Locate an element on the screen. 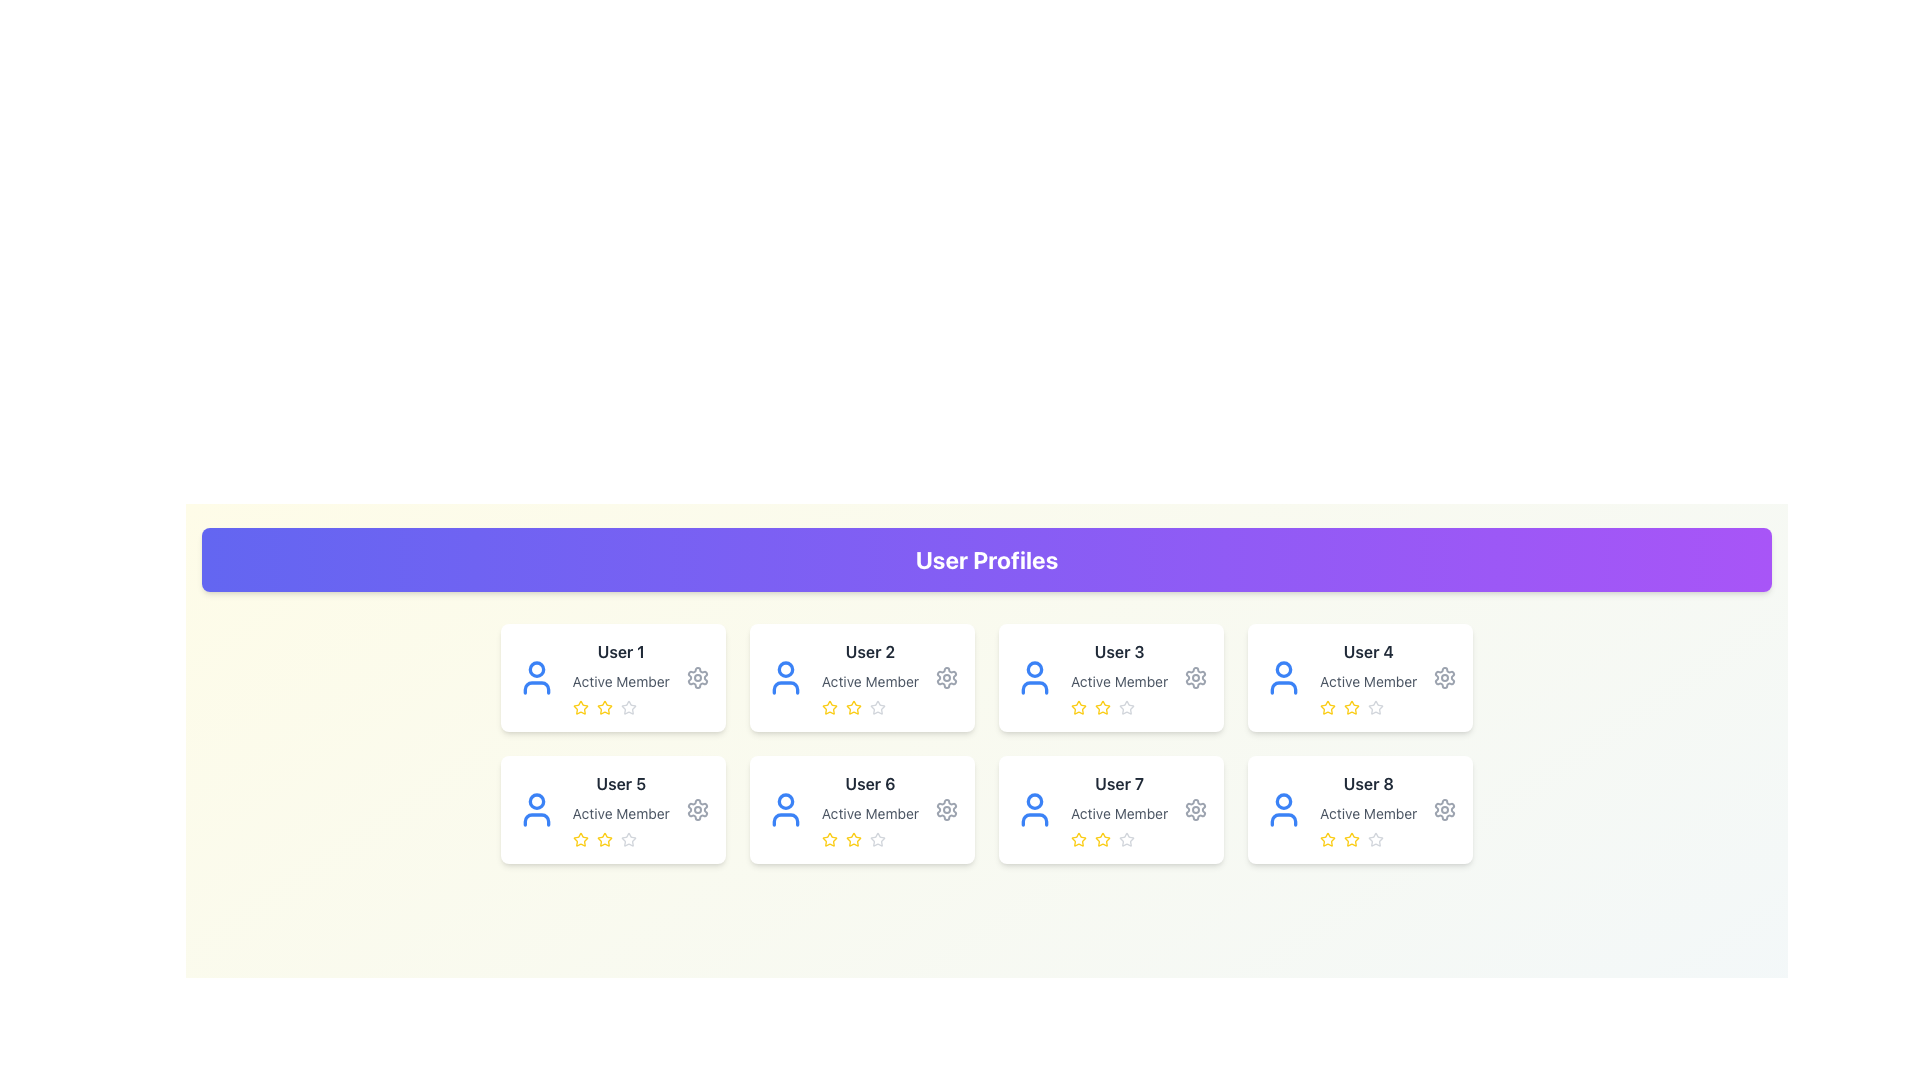 The height and width of the screenshot is (1080, 1920). the user profile label located in the second row and first column of the user profile grid layout, positioned below the 'User 5' icon and above the 'Active Member' label is located at coordinates (620, 782).